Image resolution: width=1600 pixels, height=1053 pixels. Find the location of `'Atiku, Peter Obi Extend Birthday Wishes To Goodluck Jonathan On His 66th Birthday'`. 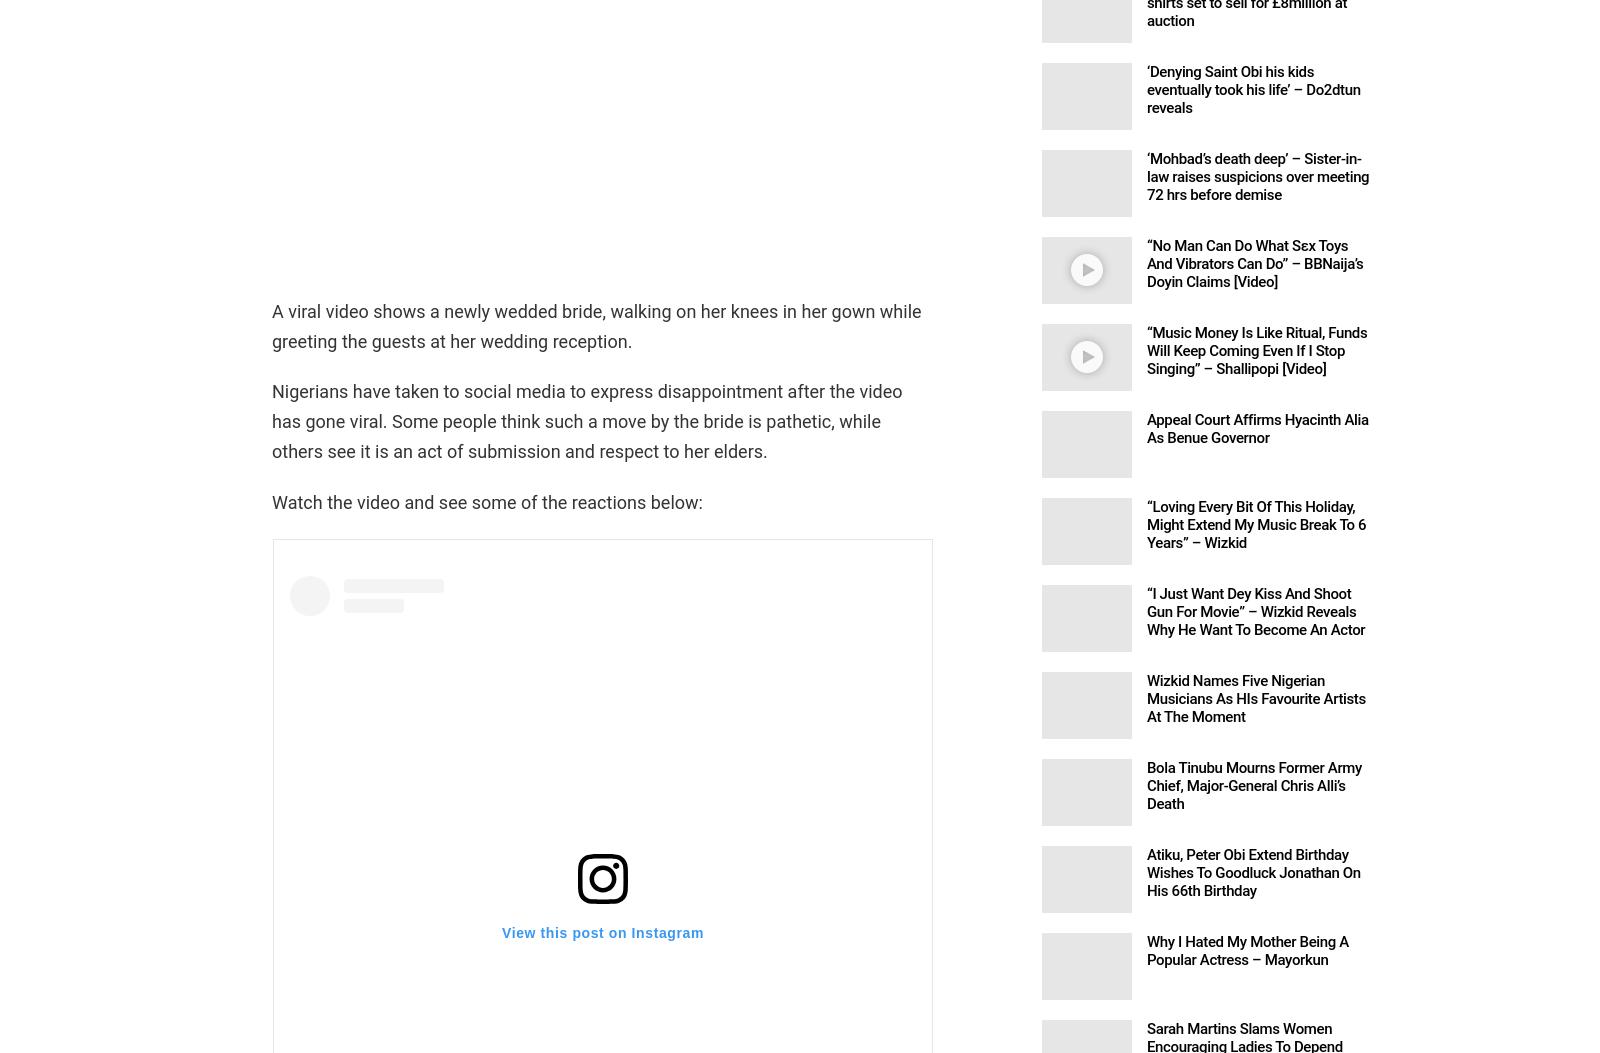

'Atiku, Peter Obi Extend Birthday Wishes To Goodluck Jonathan On His 66th Birthday' is located at coordinates (1147, 871).